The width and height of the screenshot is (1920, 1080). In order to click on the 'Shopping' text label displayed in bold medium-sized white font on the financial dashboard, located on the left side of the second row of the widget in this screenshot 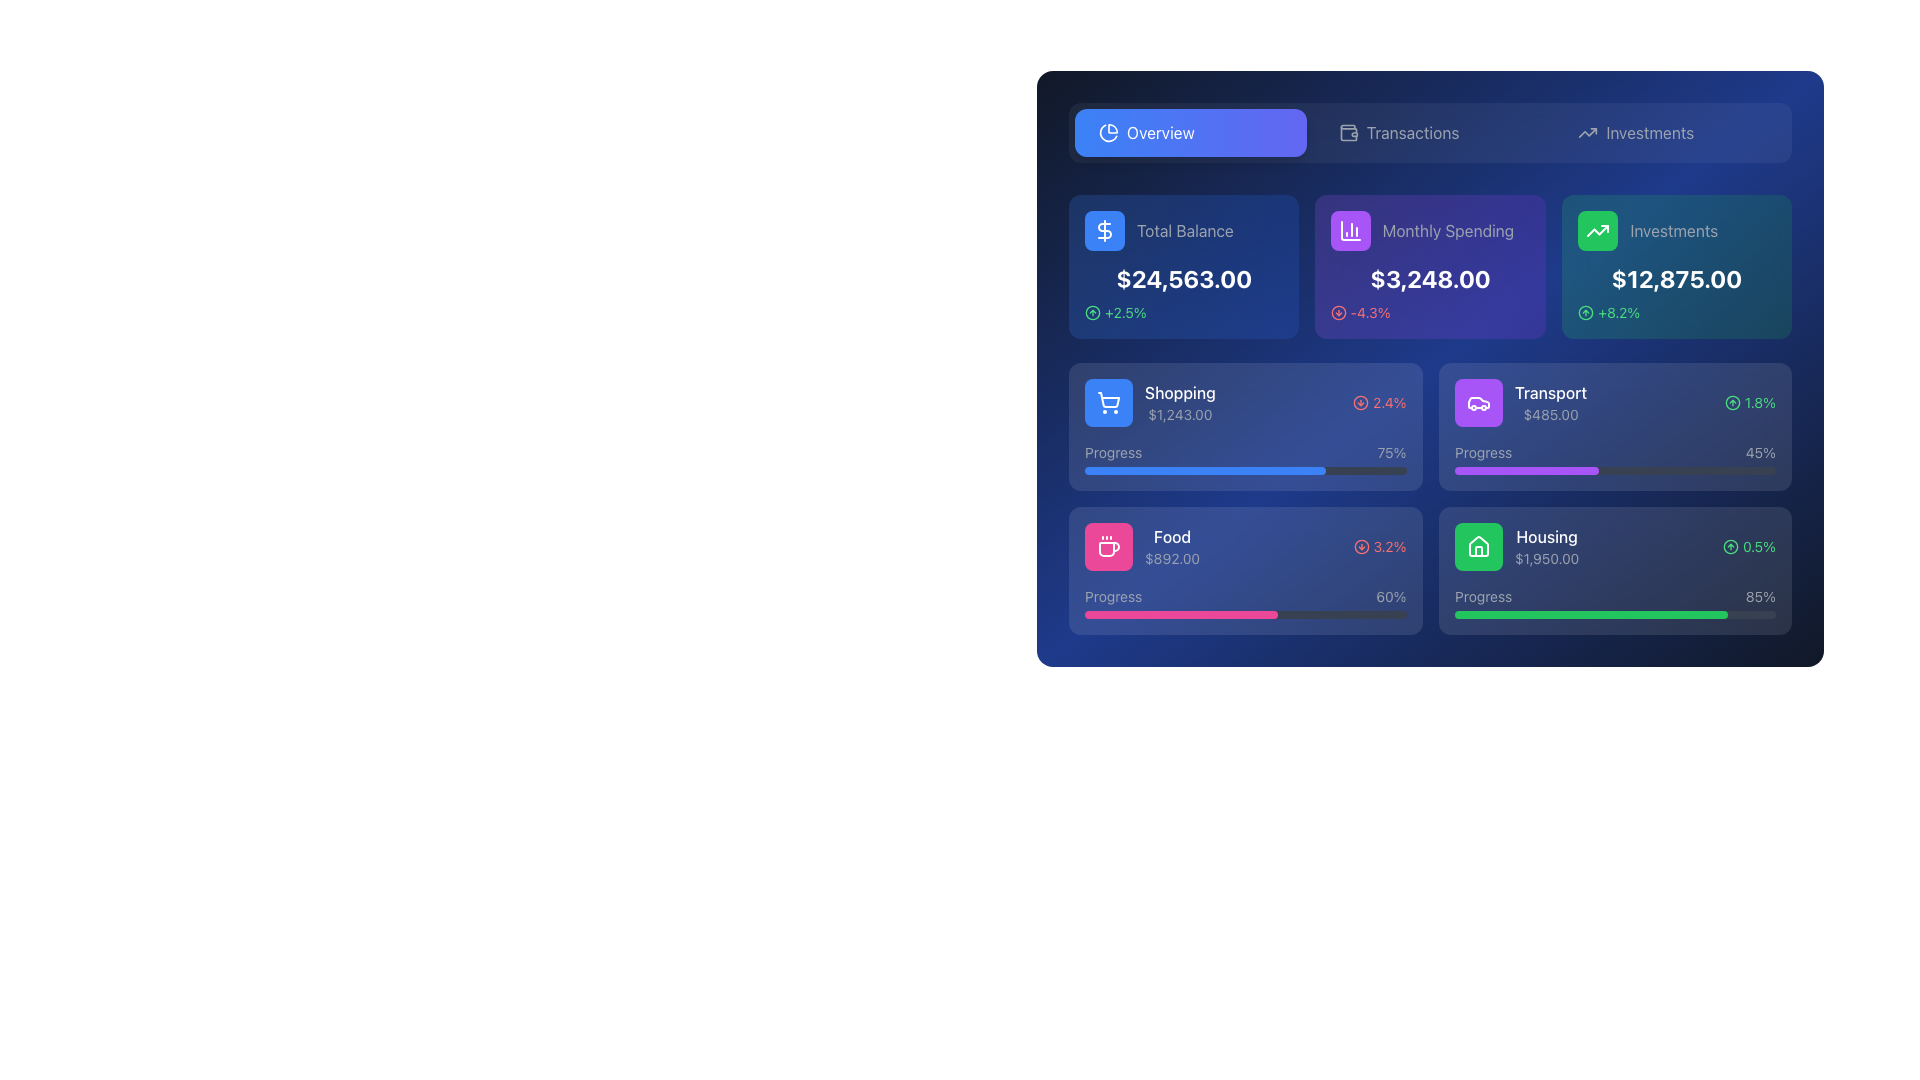, I will do `click(1180, 393)`.